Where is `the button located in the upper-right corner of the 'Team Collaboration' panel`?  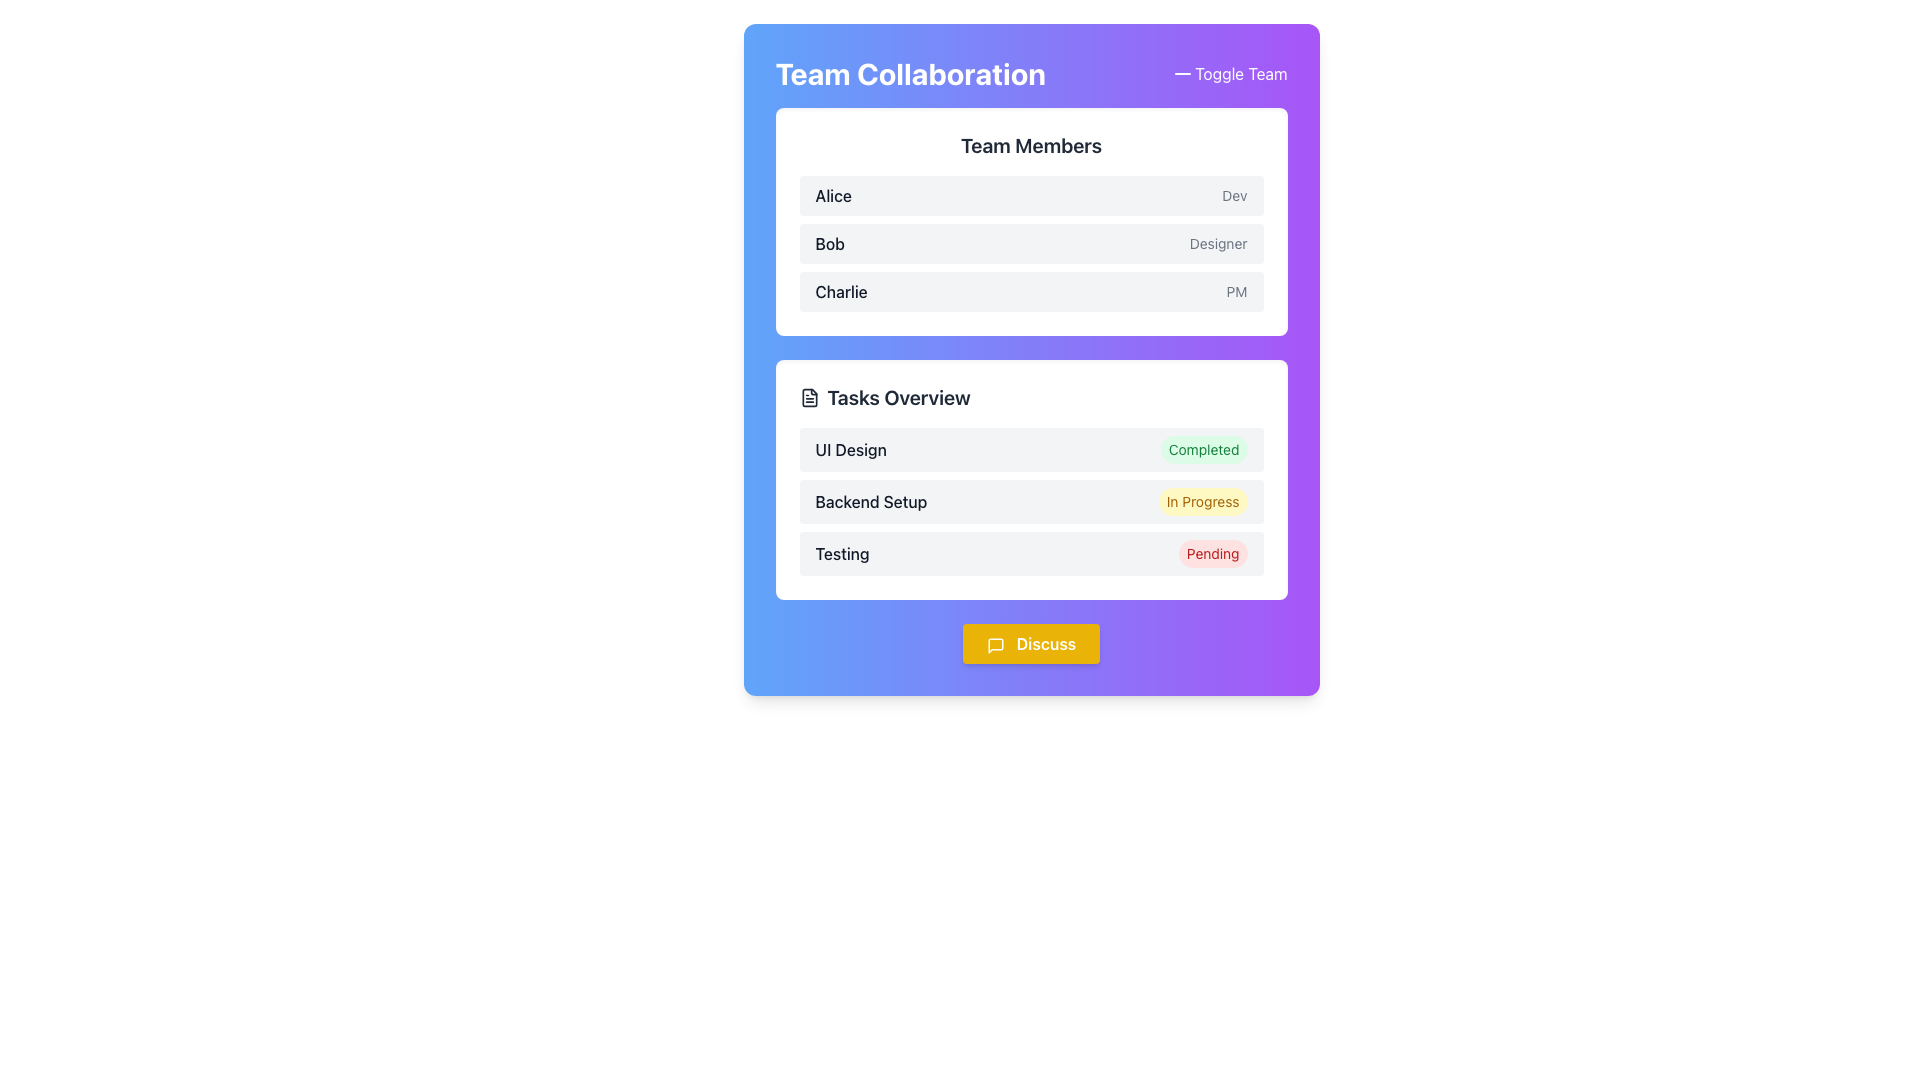
the button located in the upper-right corner of the 'Team Collaboration' panel is located at coordinates (1228, 72).